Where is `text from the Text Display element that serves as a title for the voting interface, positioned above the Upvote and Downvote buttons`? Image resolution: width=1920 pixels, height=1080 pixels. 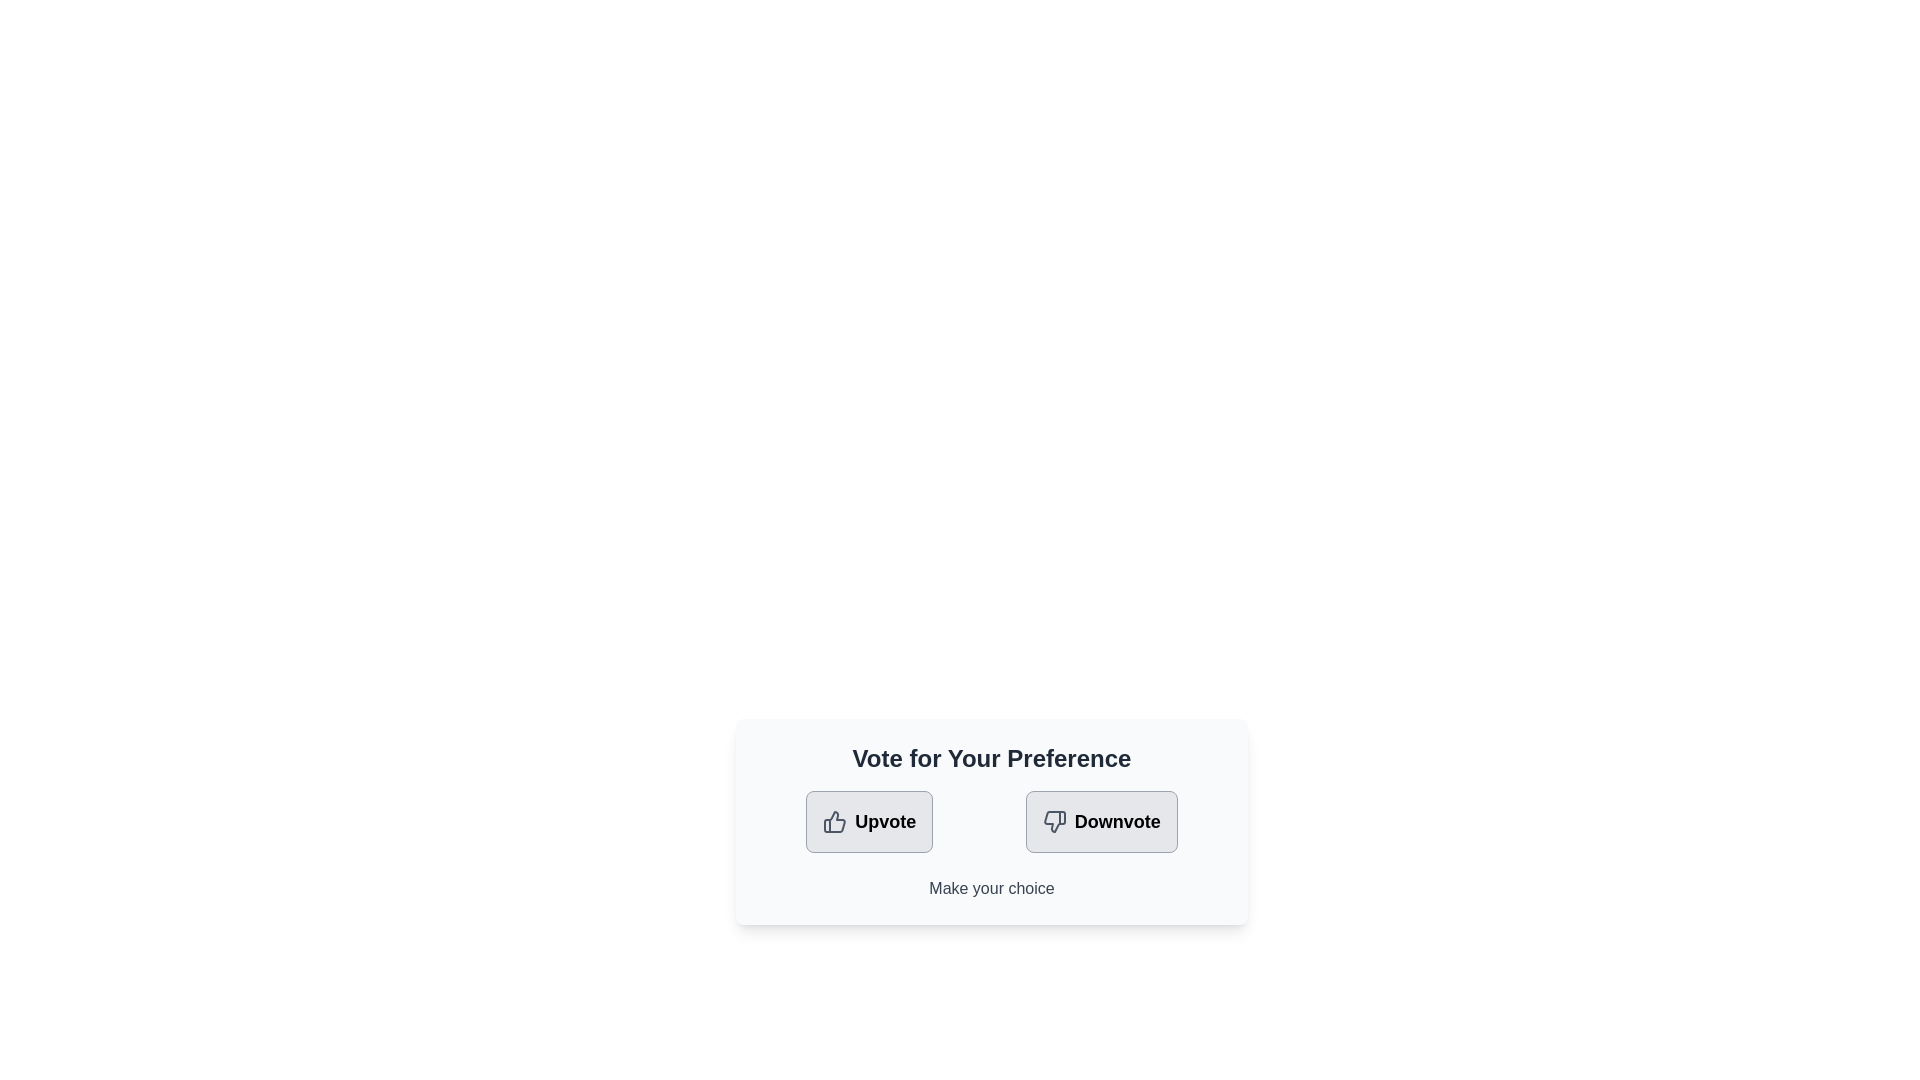 text from the Text Display element that serves as a title for the voting interface, positioned above the Upvote and Downvote buttons is located at coordinates (992, 759).